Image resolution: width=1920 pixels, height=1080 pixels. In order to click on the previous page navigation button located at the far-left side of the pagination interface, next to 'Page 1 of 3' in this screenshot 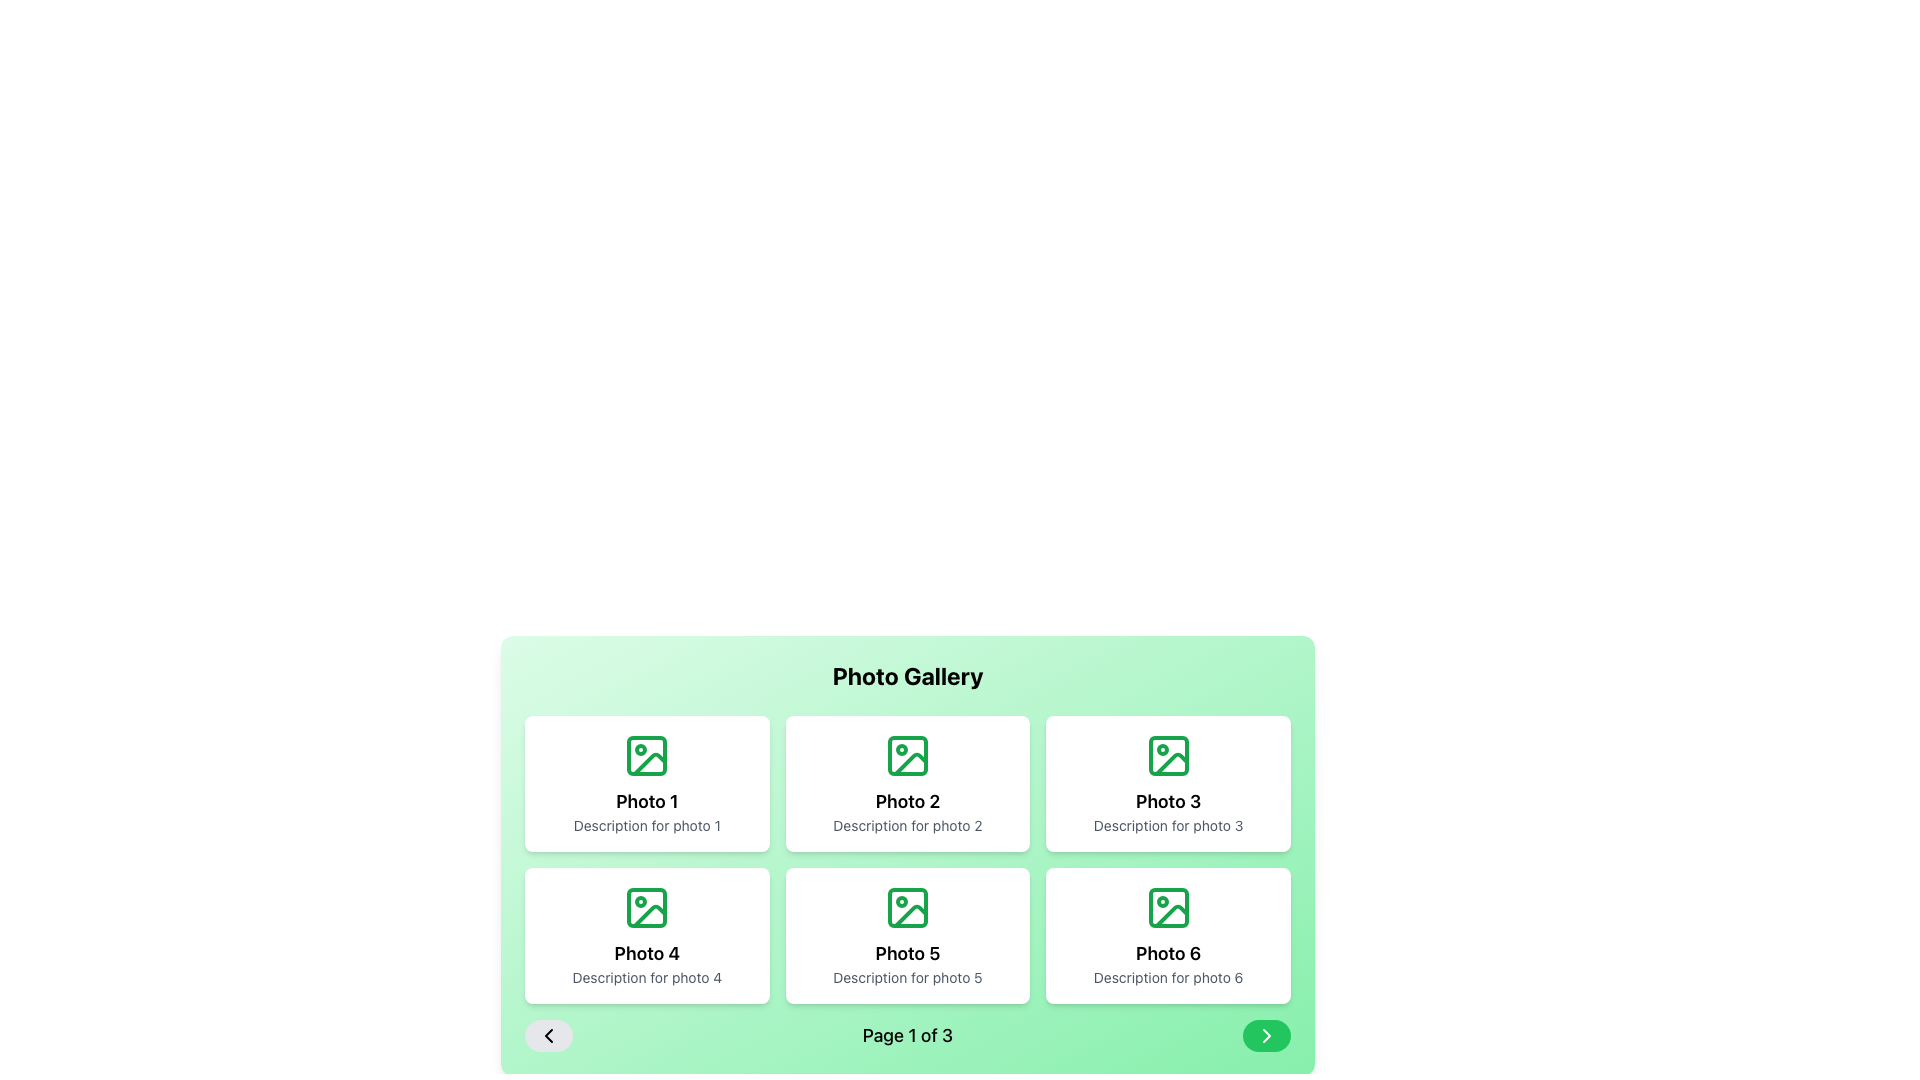, I will do `click(548, 1035)`.